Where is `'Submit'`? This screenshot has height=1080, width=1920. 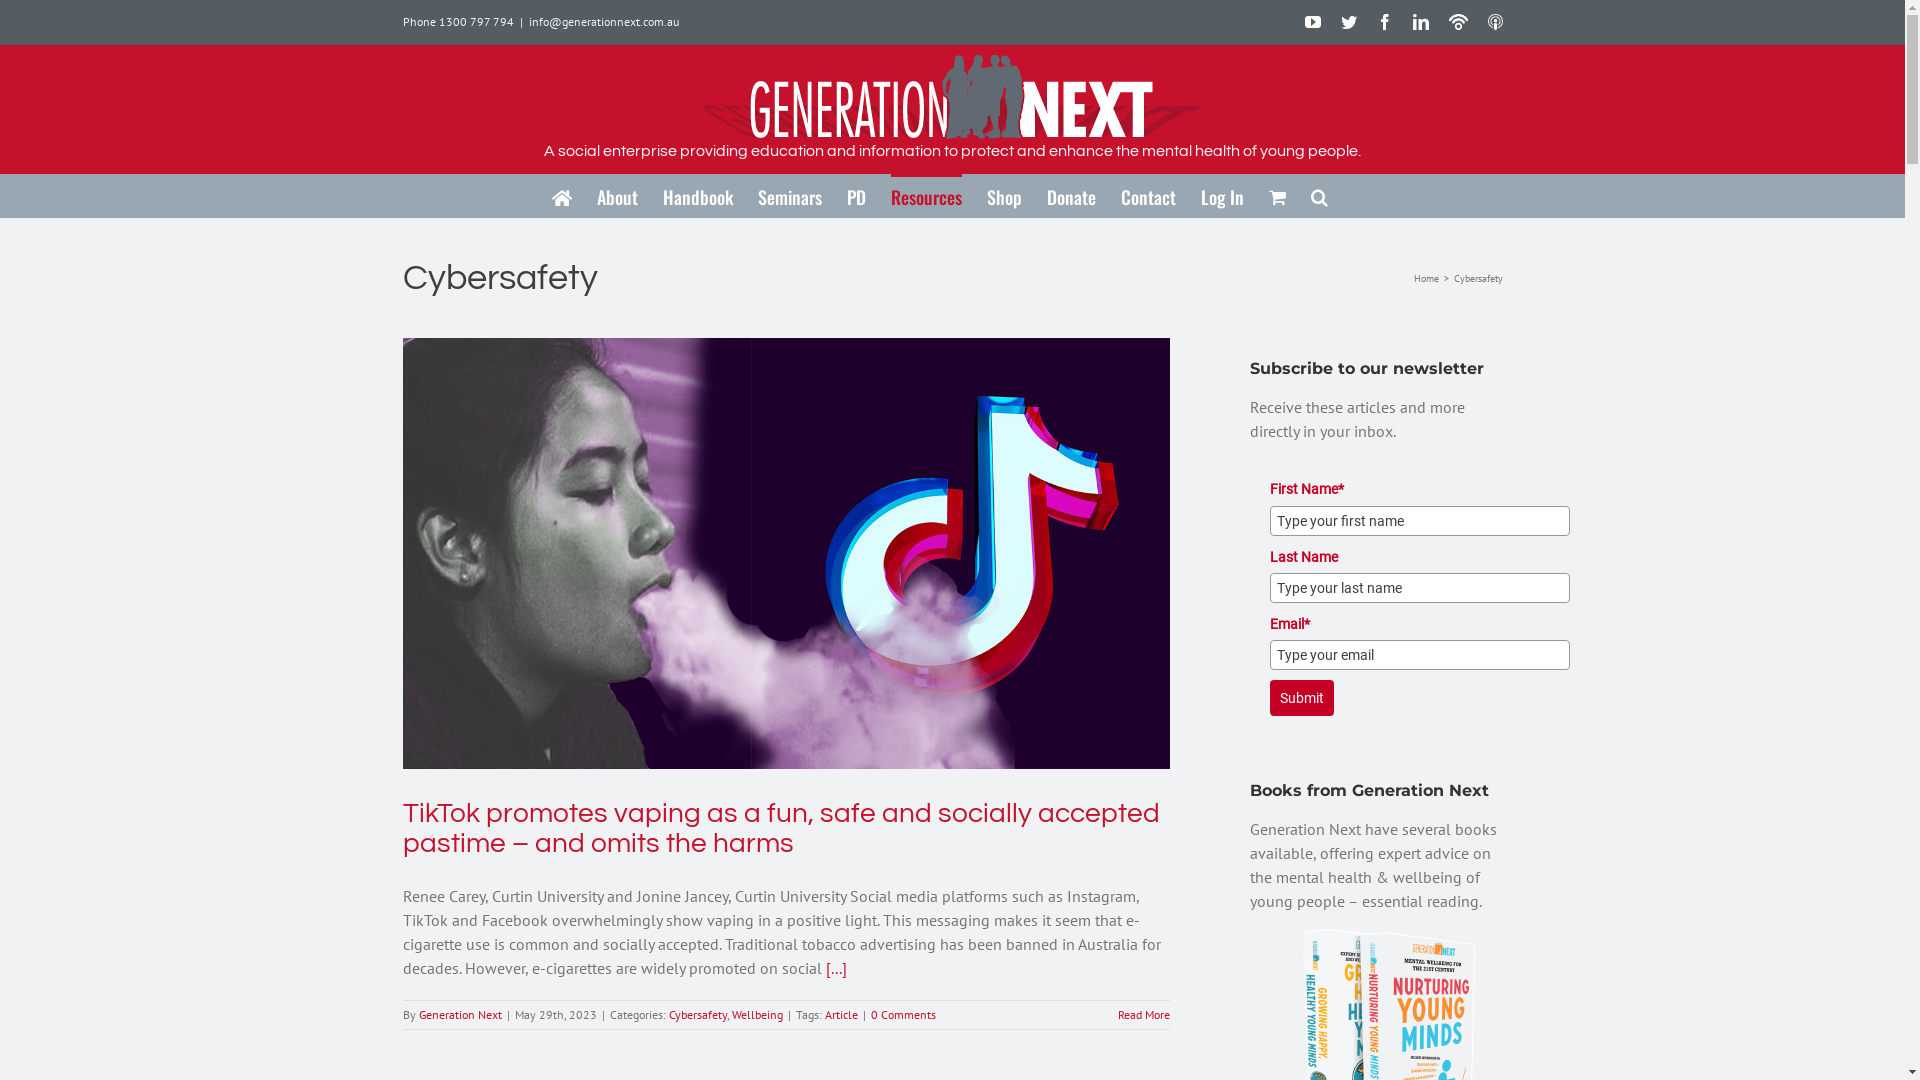
'Submit' is located at coordinates (1301, 697).